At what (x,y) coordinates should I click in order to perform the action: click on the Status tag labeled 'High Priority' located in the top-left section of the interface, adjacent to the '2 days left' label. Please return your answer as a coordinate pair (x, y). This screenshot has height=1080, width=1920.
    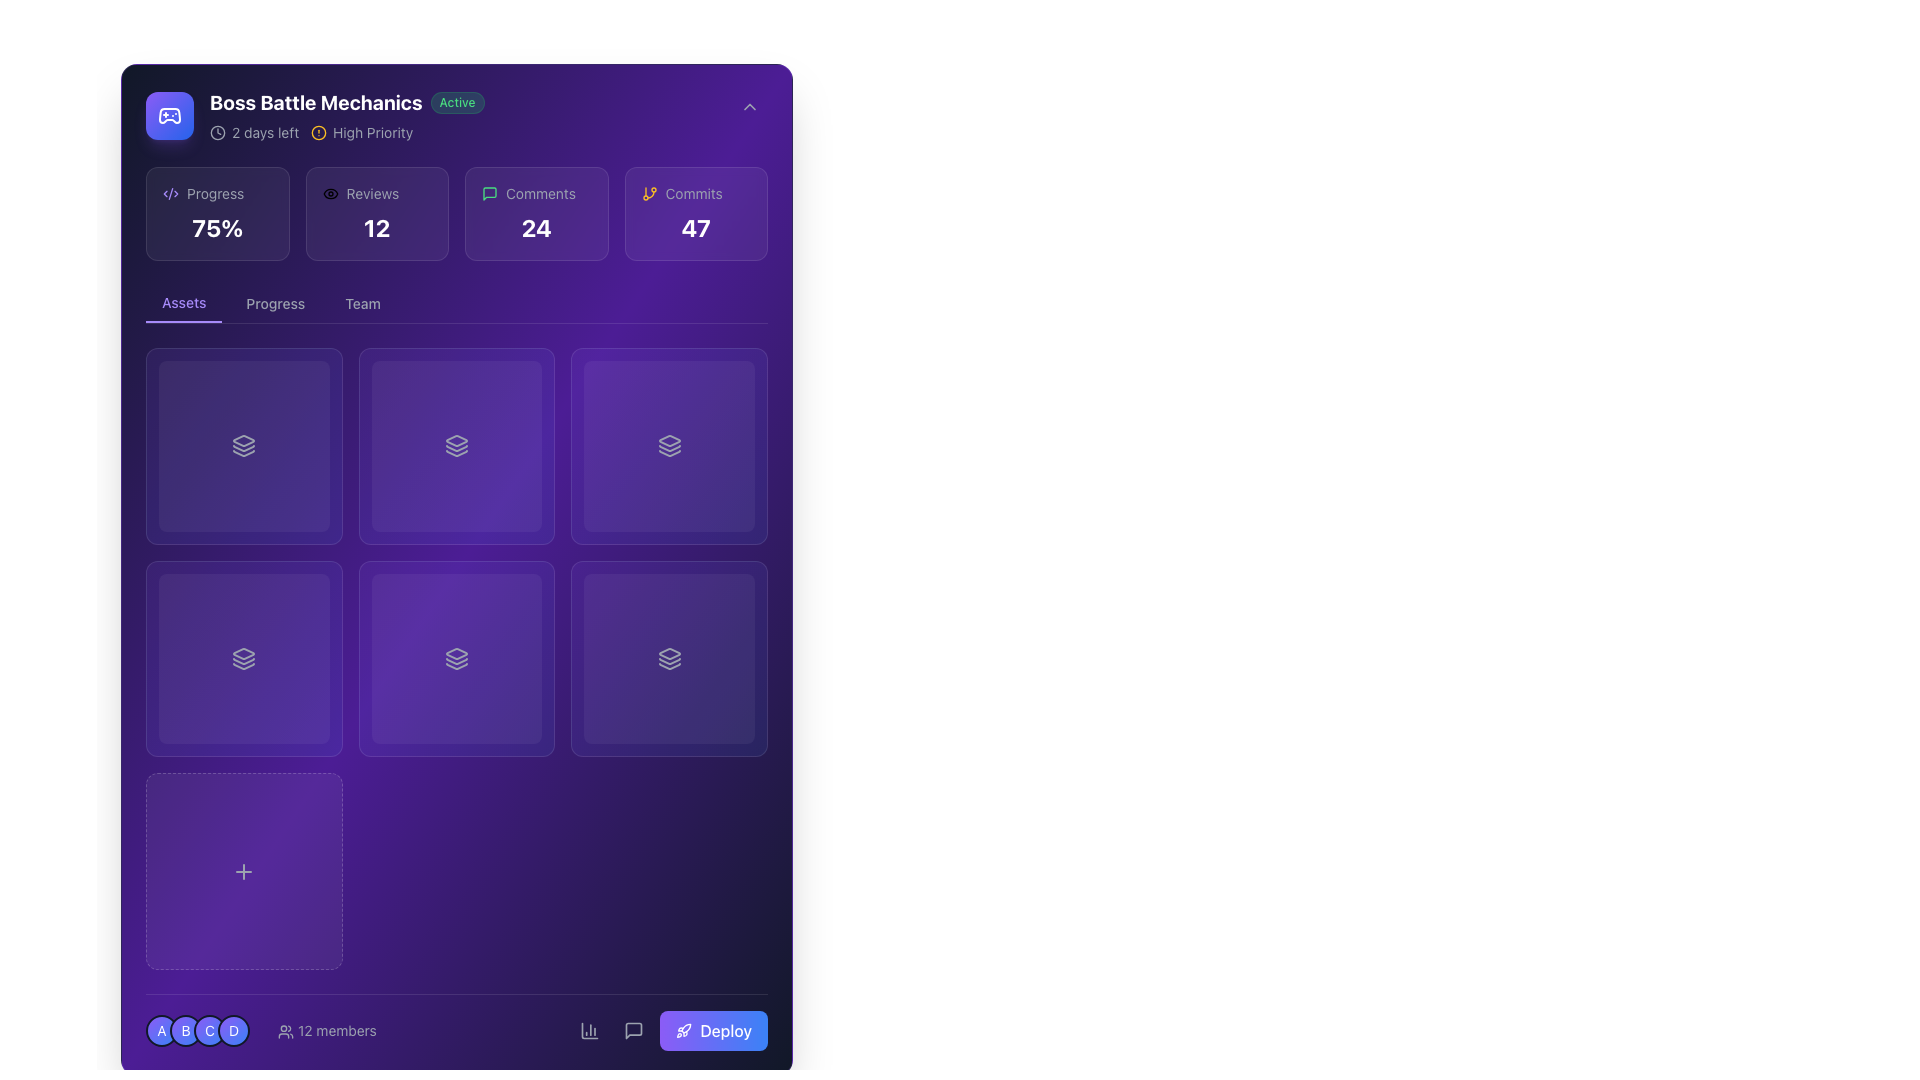
    Looking at the image, I should click on (362, 132).